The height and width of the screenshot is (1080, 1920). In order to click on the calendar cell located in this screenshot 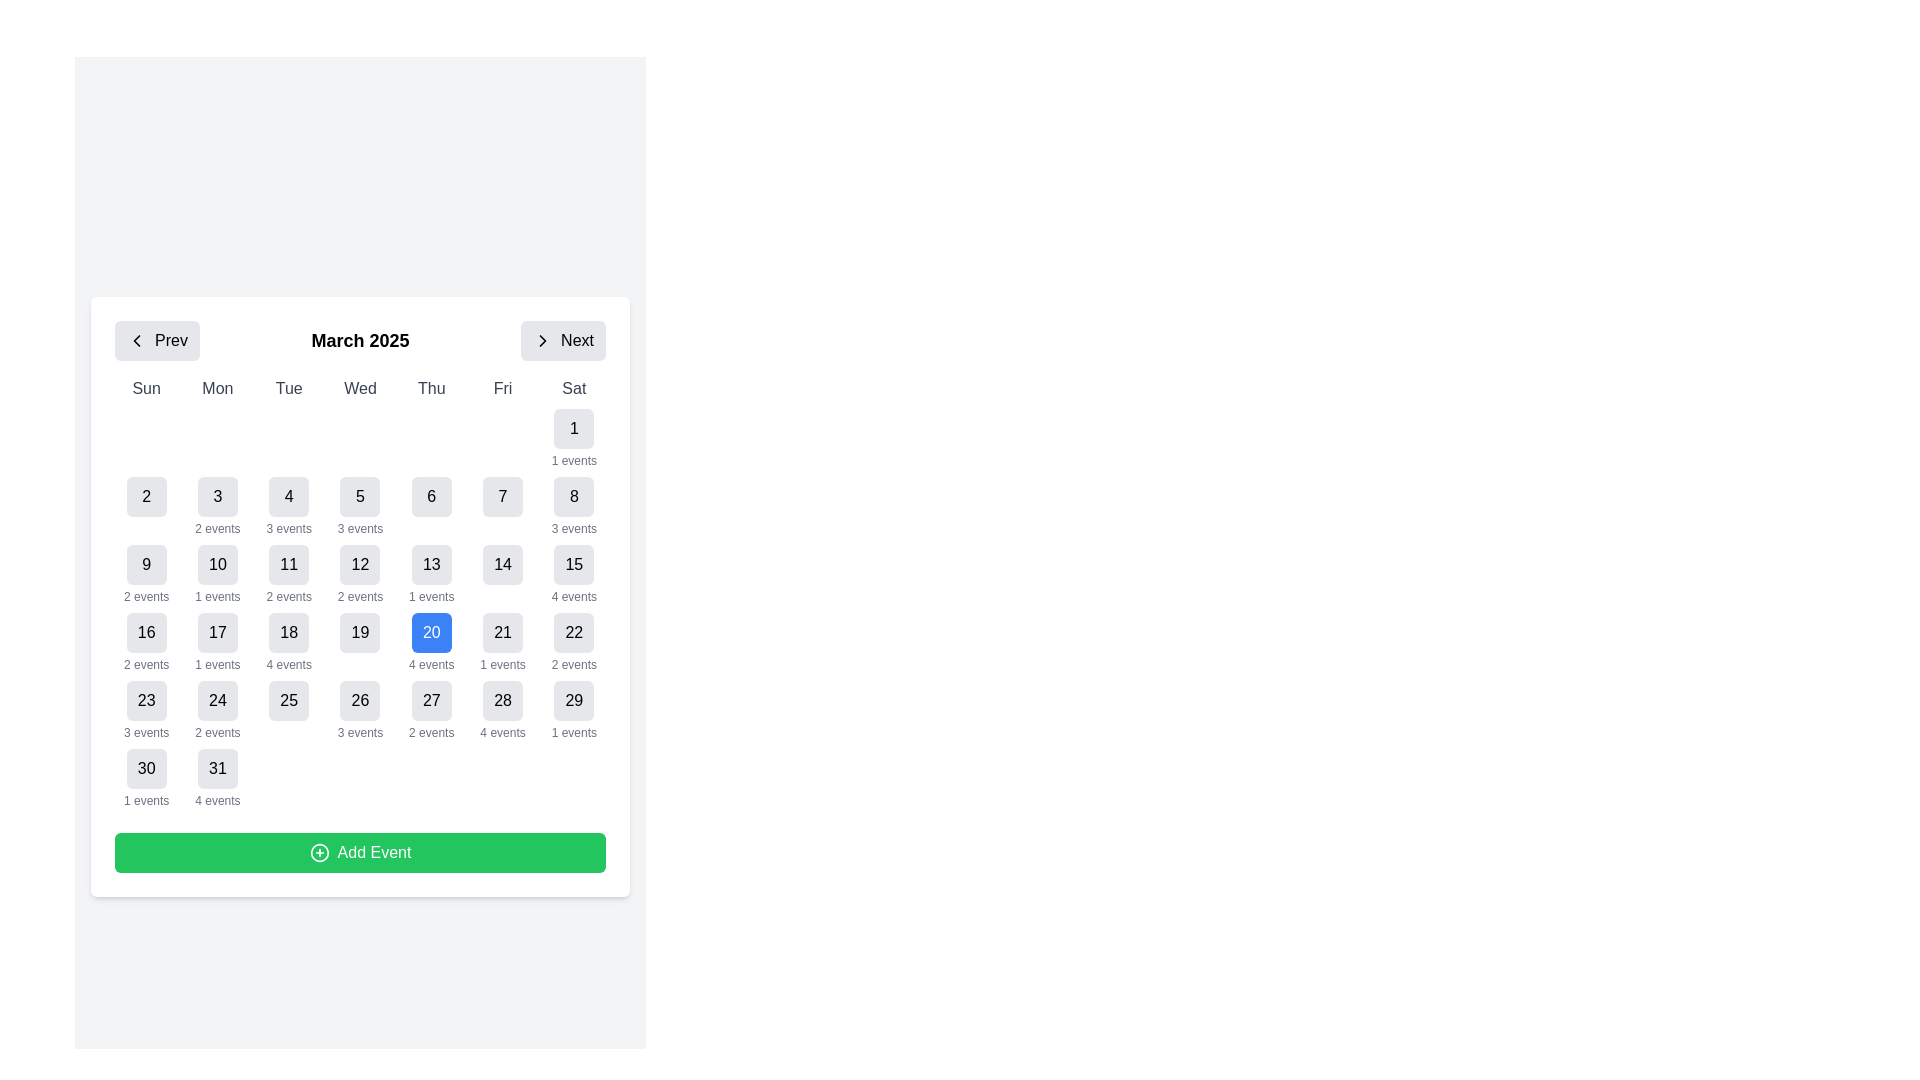, I will do `click(145, 574)`.